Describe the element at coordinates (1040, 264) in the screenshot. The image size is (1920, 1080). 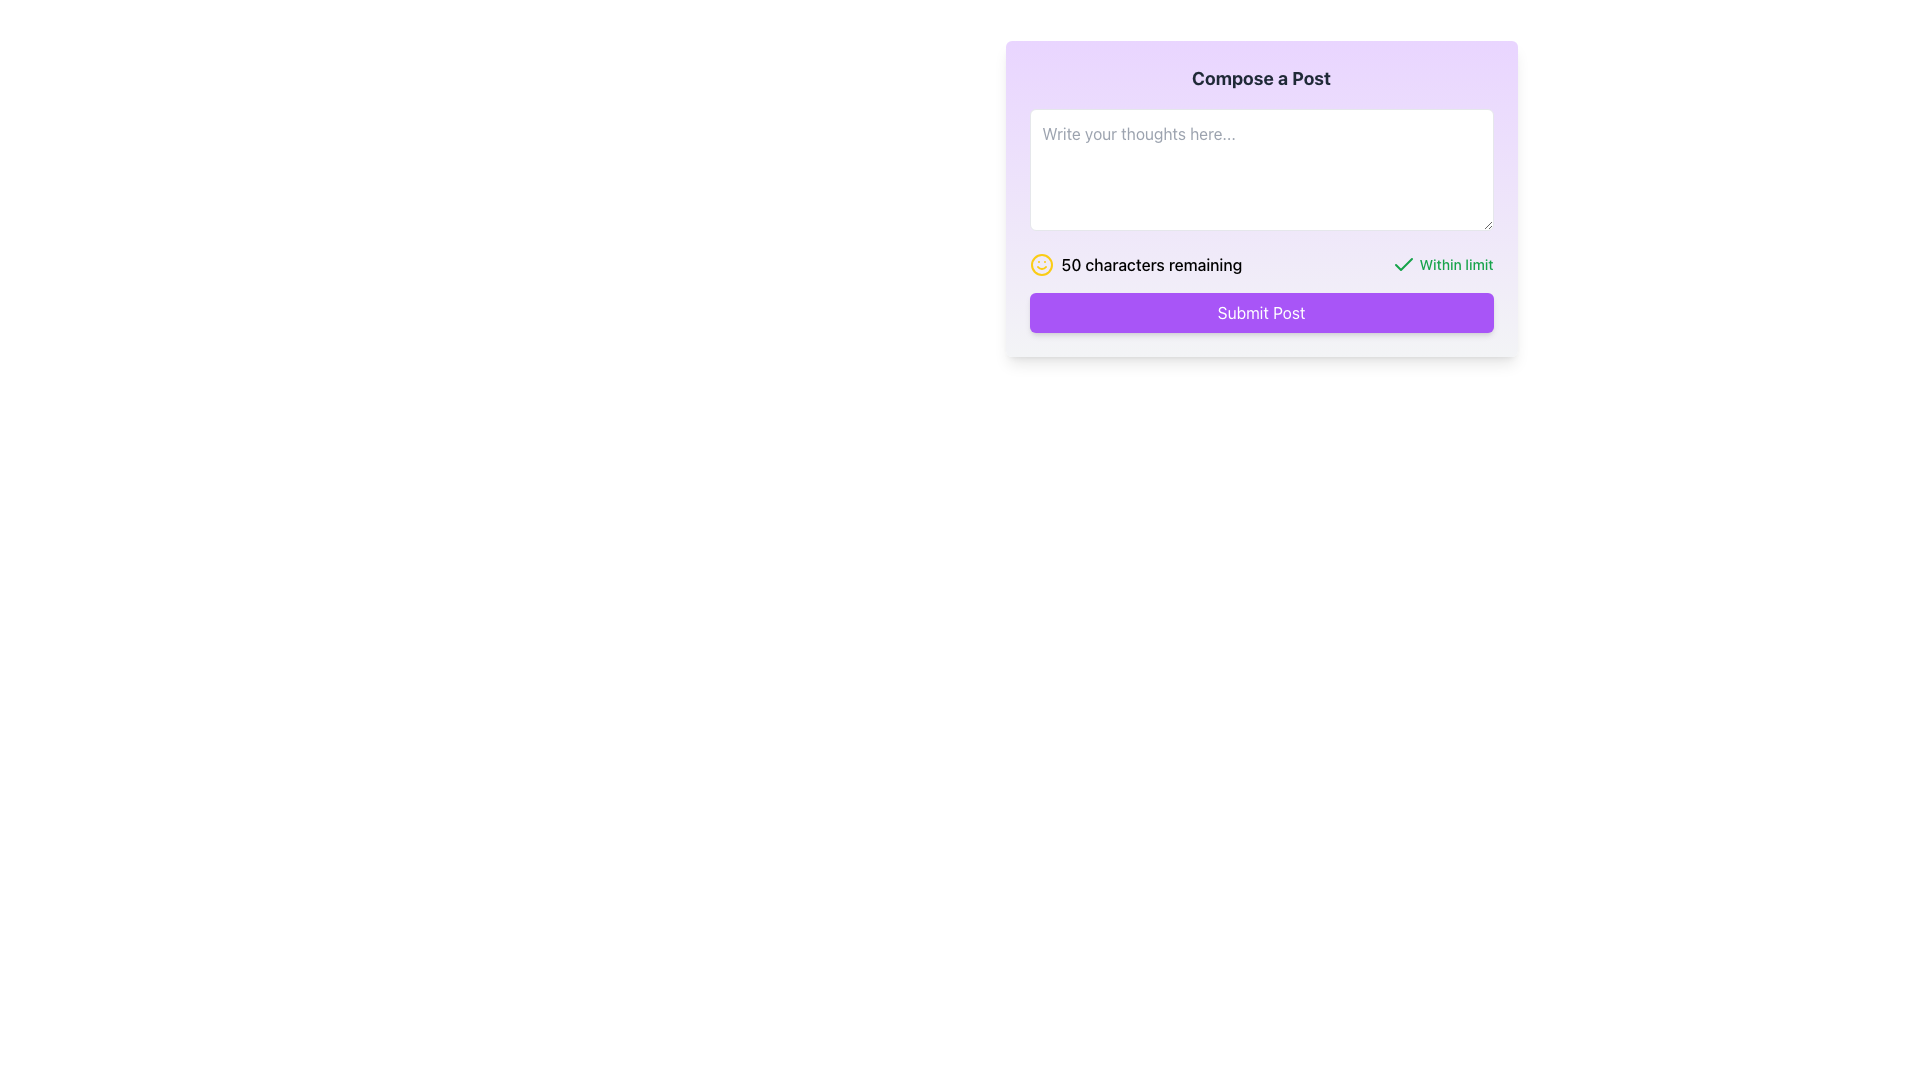
I see `the yellow smiley icon, which features a minimalistic design with a circular outline and facial expression, located to the immediate left of the '50 characters remaining' text` at that location.